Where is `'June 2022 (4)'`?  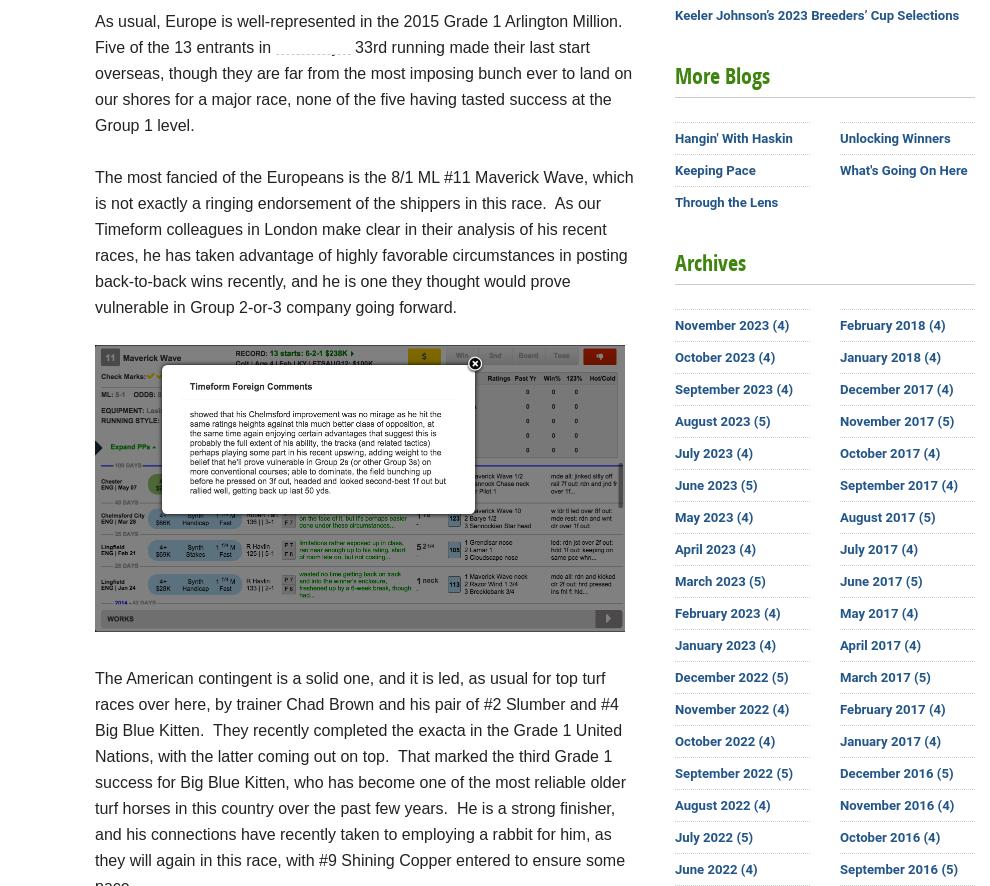 'June 2022 (4)' is located at coordinates (714, 868).